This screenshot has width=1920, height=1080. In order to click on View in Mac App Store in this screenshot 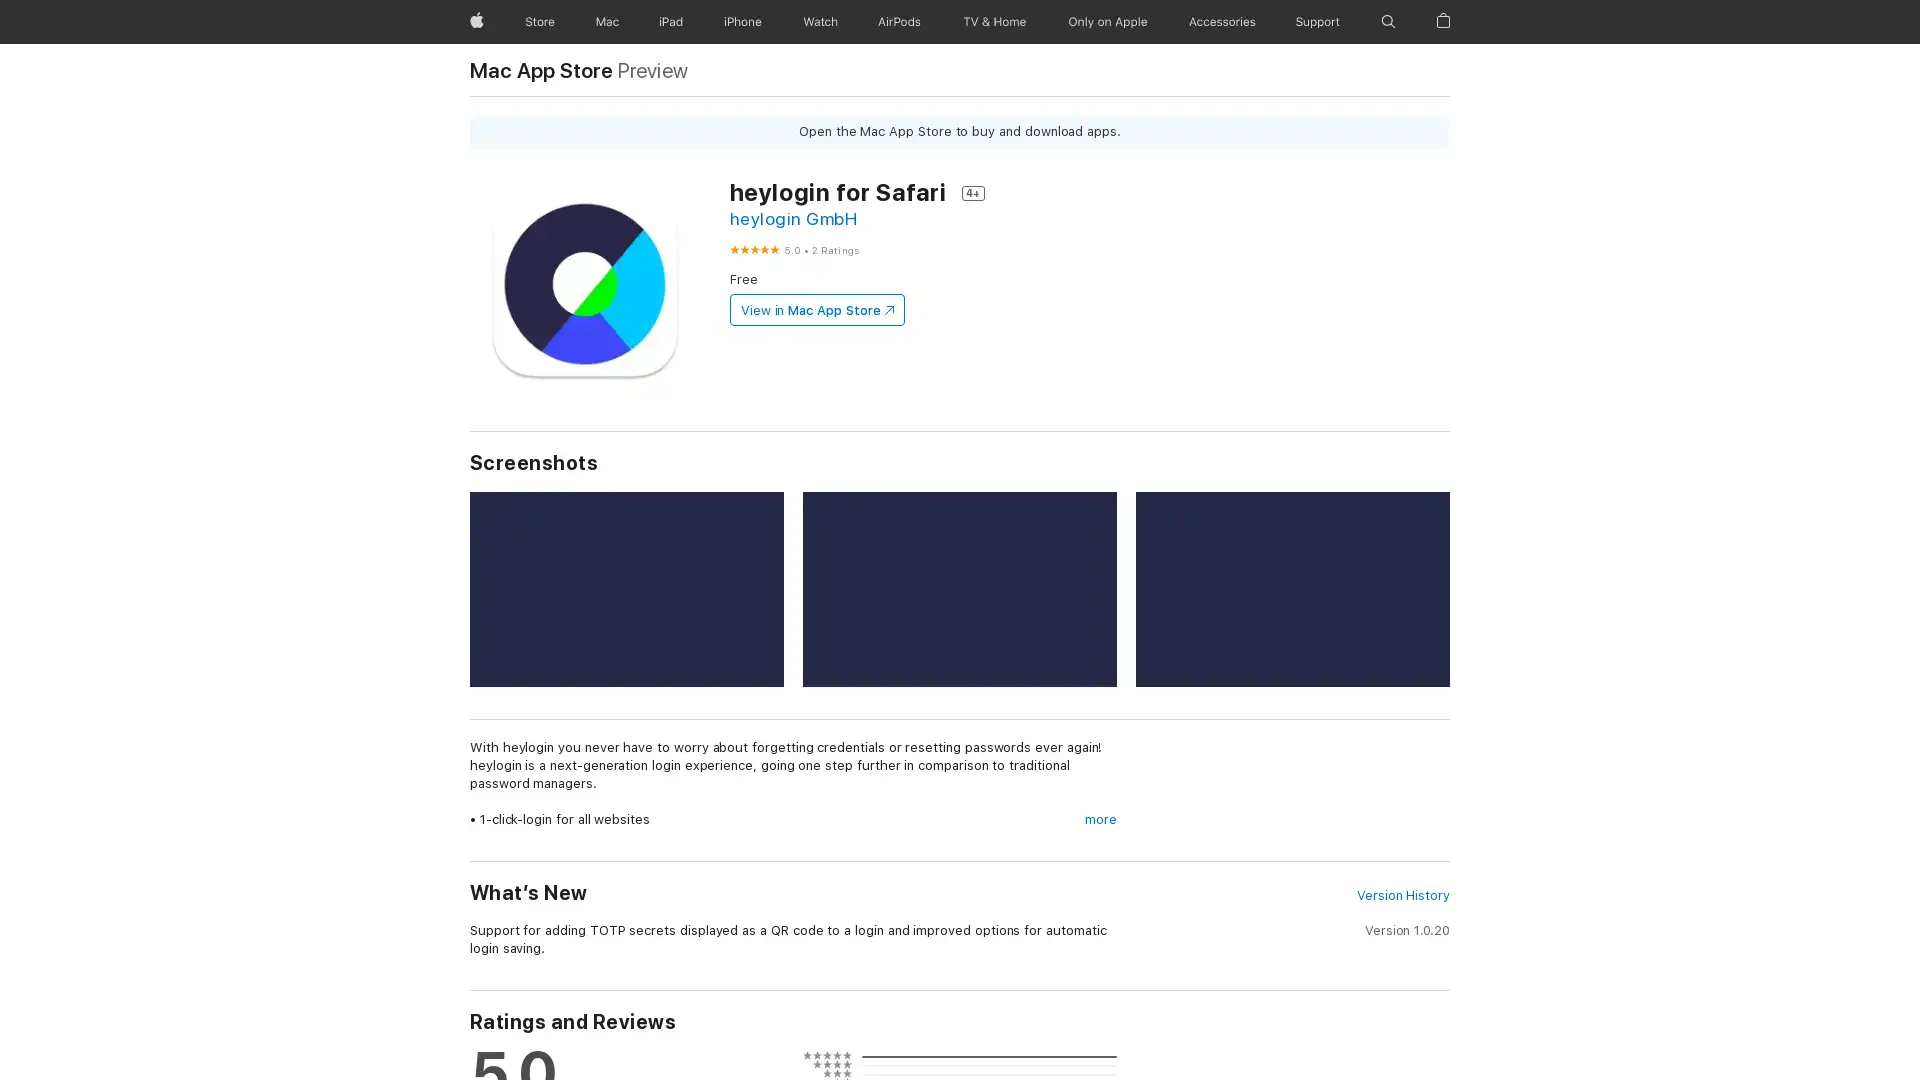, I will do `click(816, 309)`.